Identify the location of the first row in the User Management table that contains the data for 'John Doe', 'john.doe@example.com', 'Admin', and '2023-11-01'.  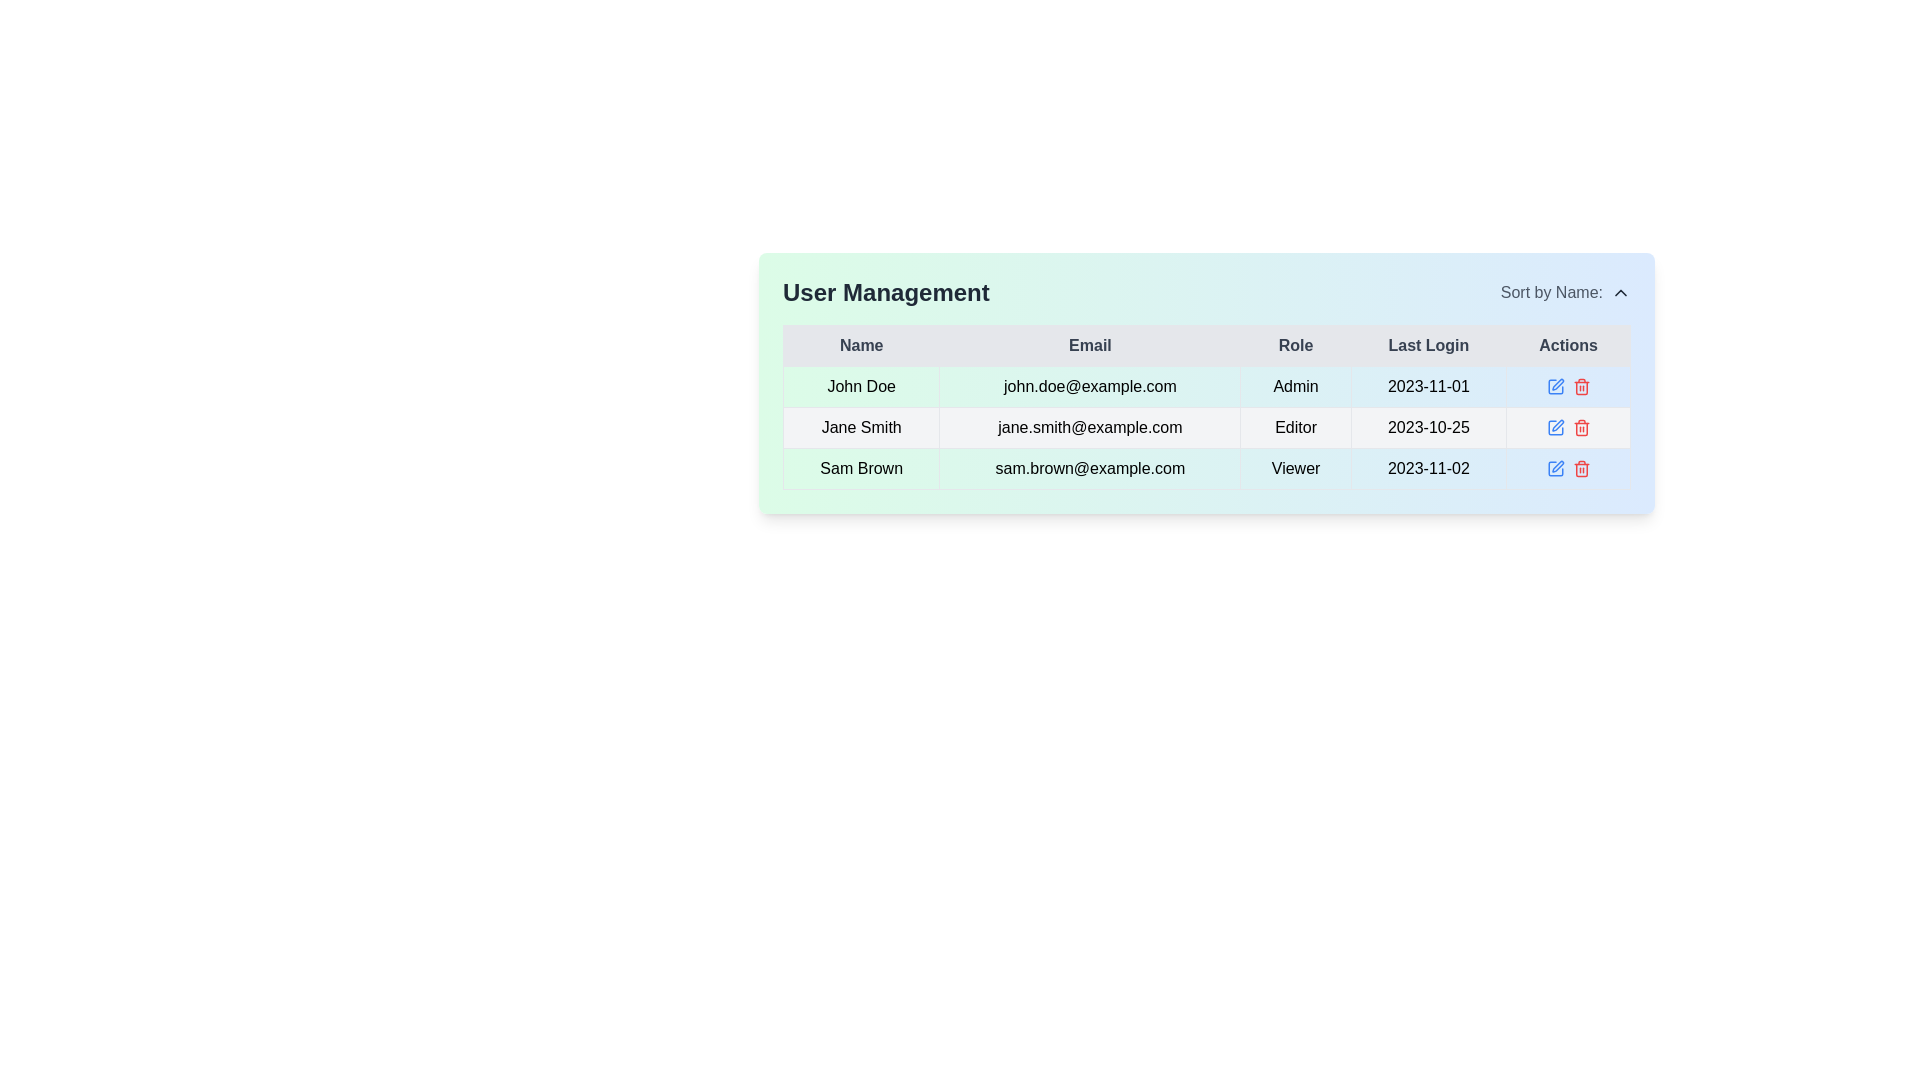
(1205, 386).